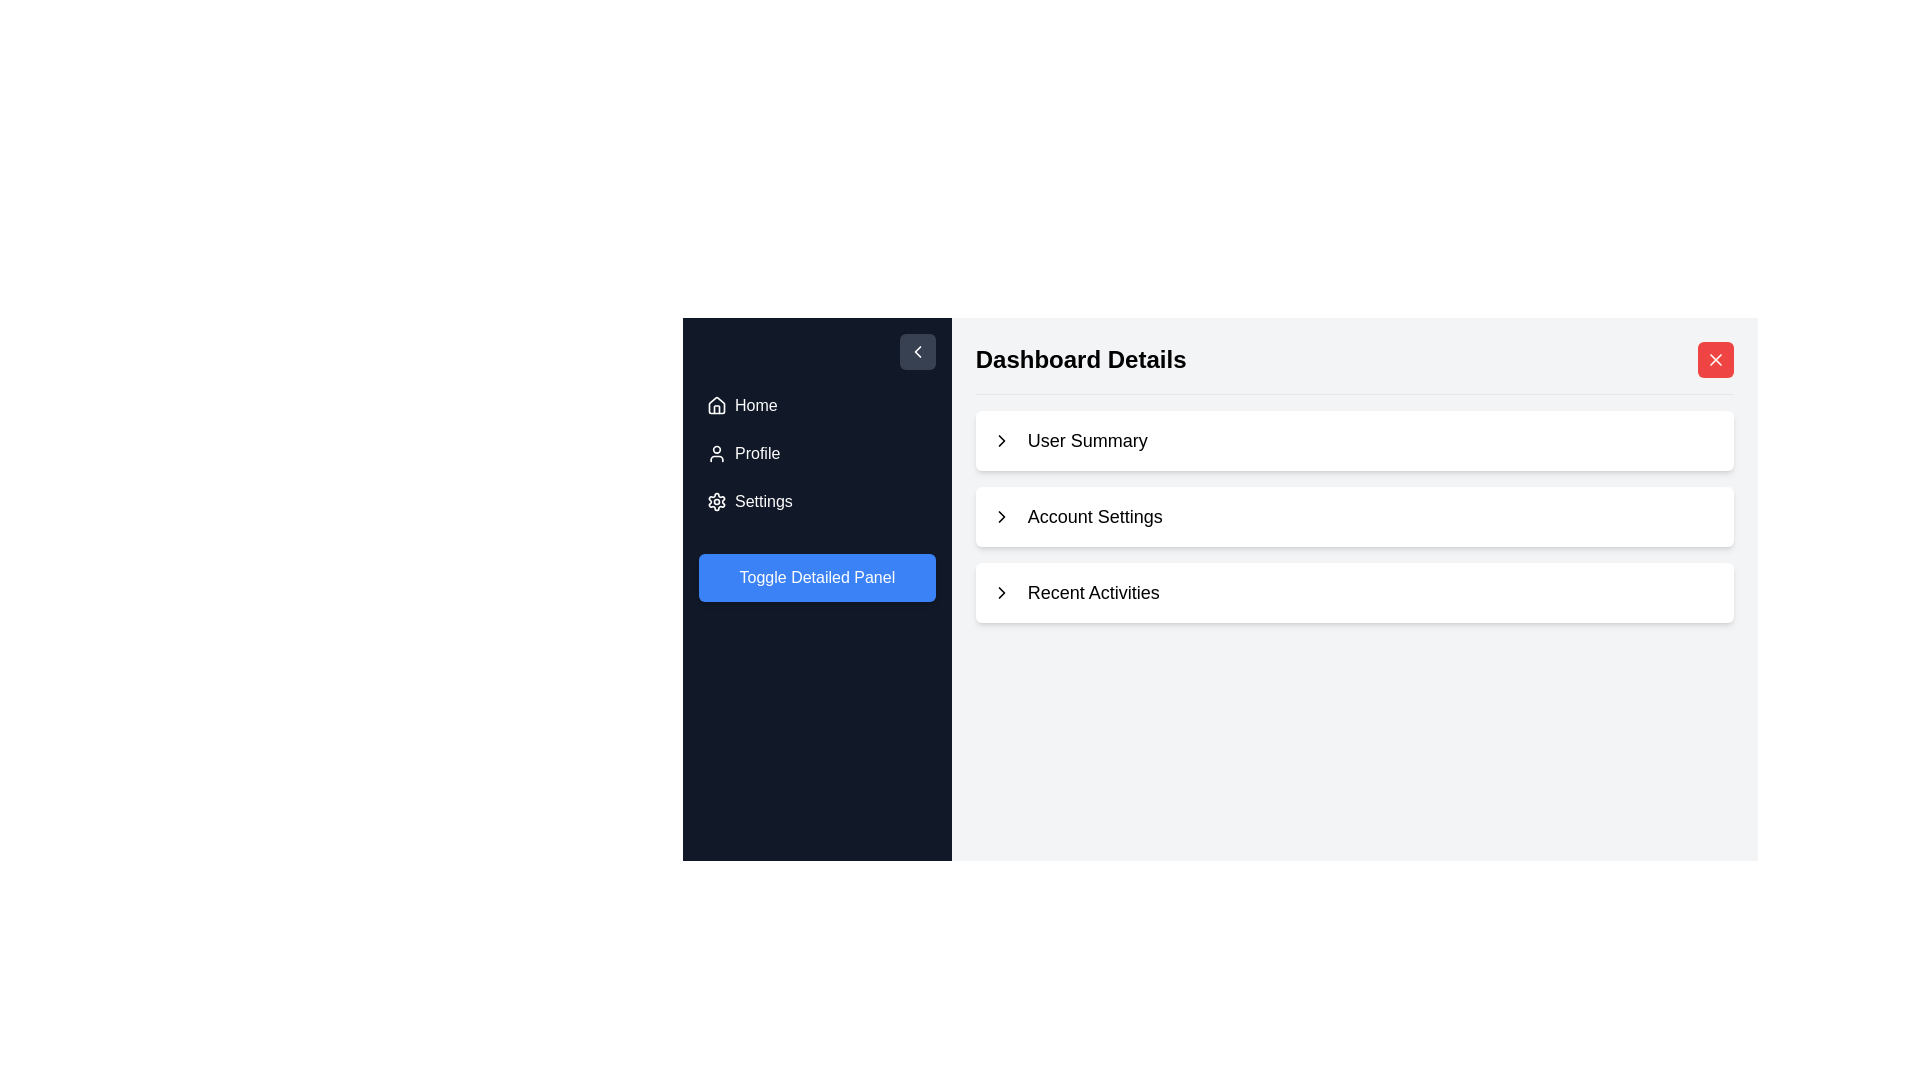 The image size is (1920, 1080). What do you see at coordinates (716, 405) in the screenshot?
I see `the 'Home' icon in the vertical navigation menu` at bounding box center [716, 405].